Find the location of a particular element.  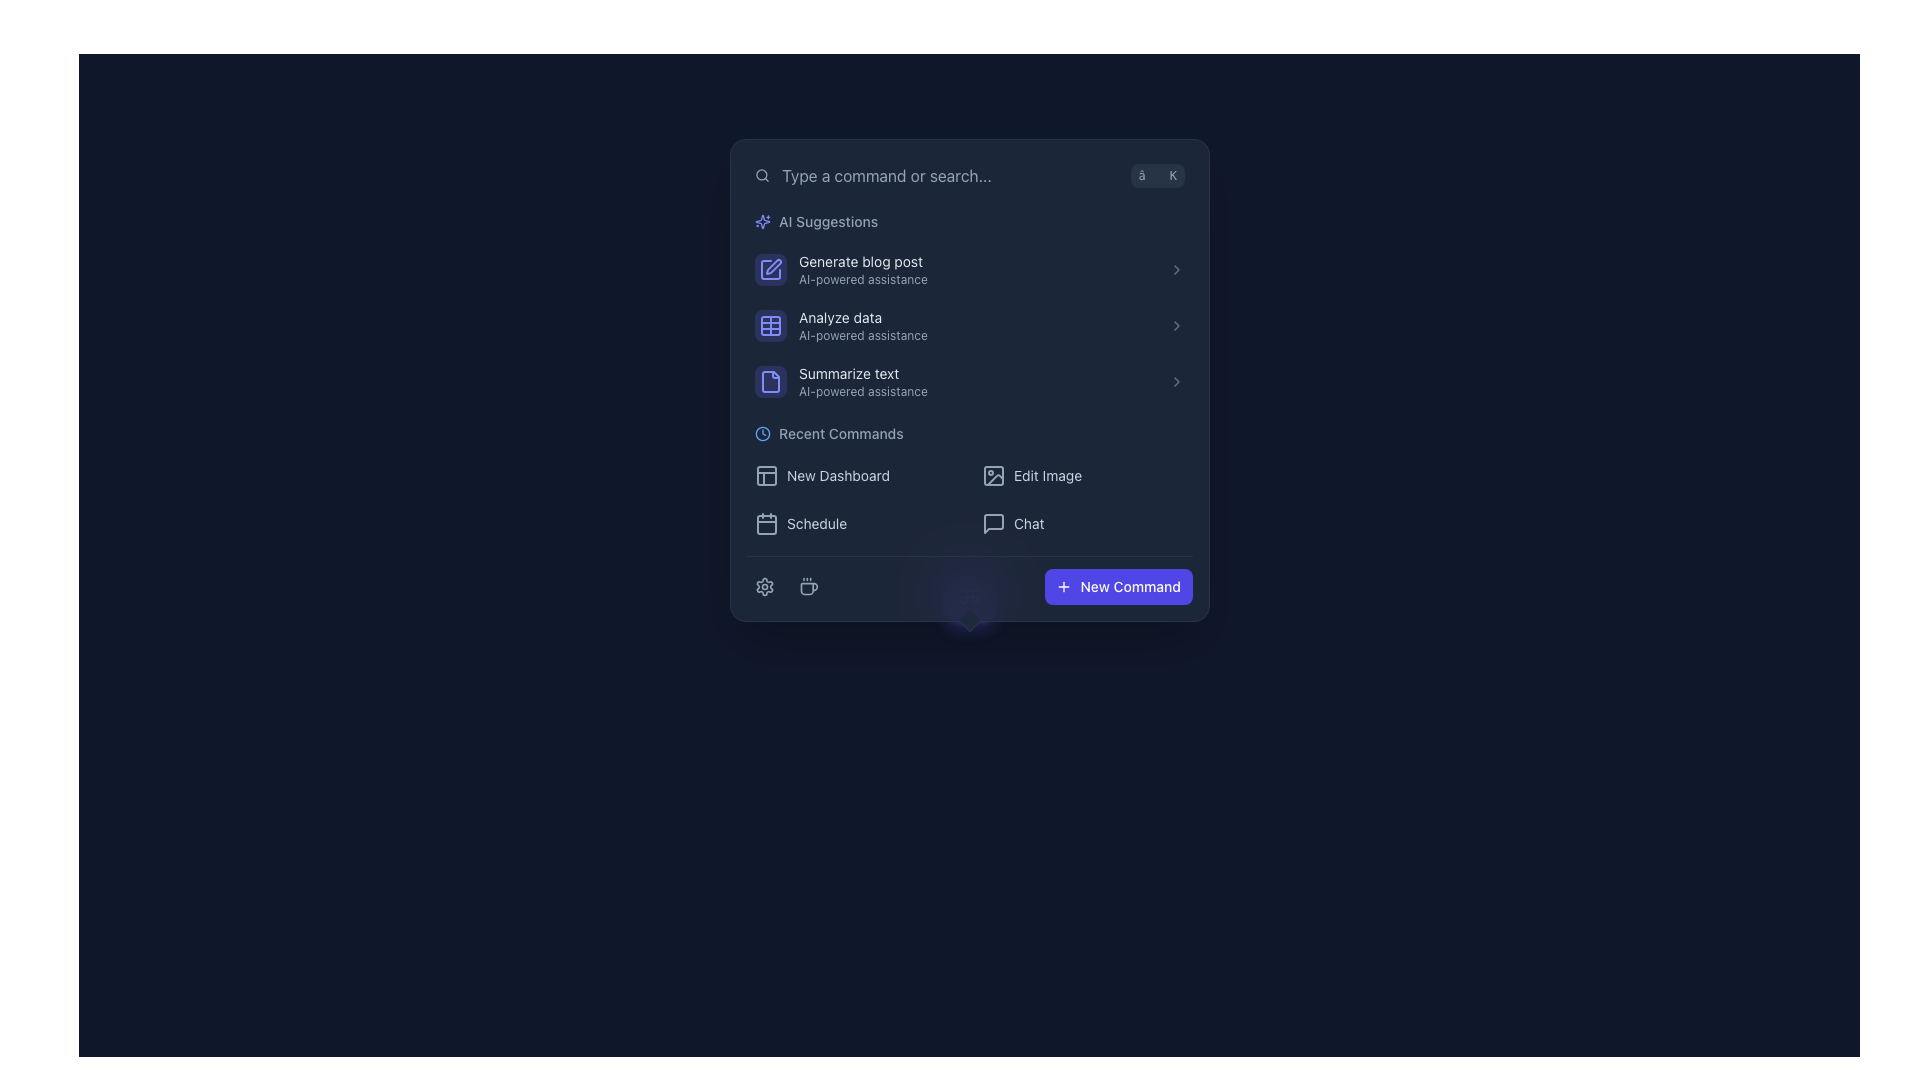

the coffee cup icon with steam lines, which is the second-to-last item in the bottom toolbar of the menu dialog box is located at coordinates (808, 585).